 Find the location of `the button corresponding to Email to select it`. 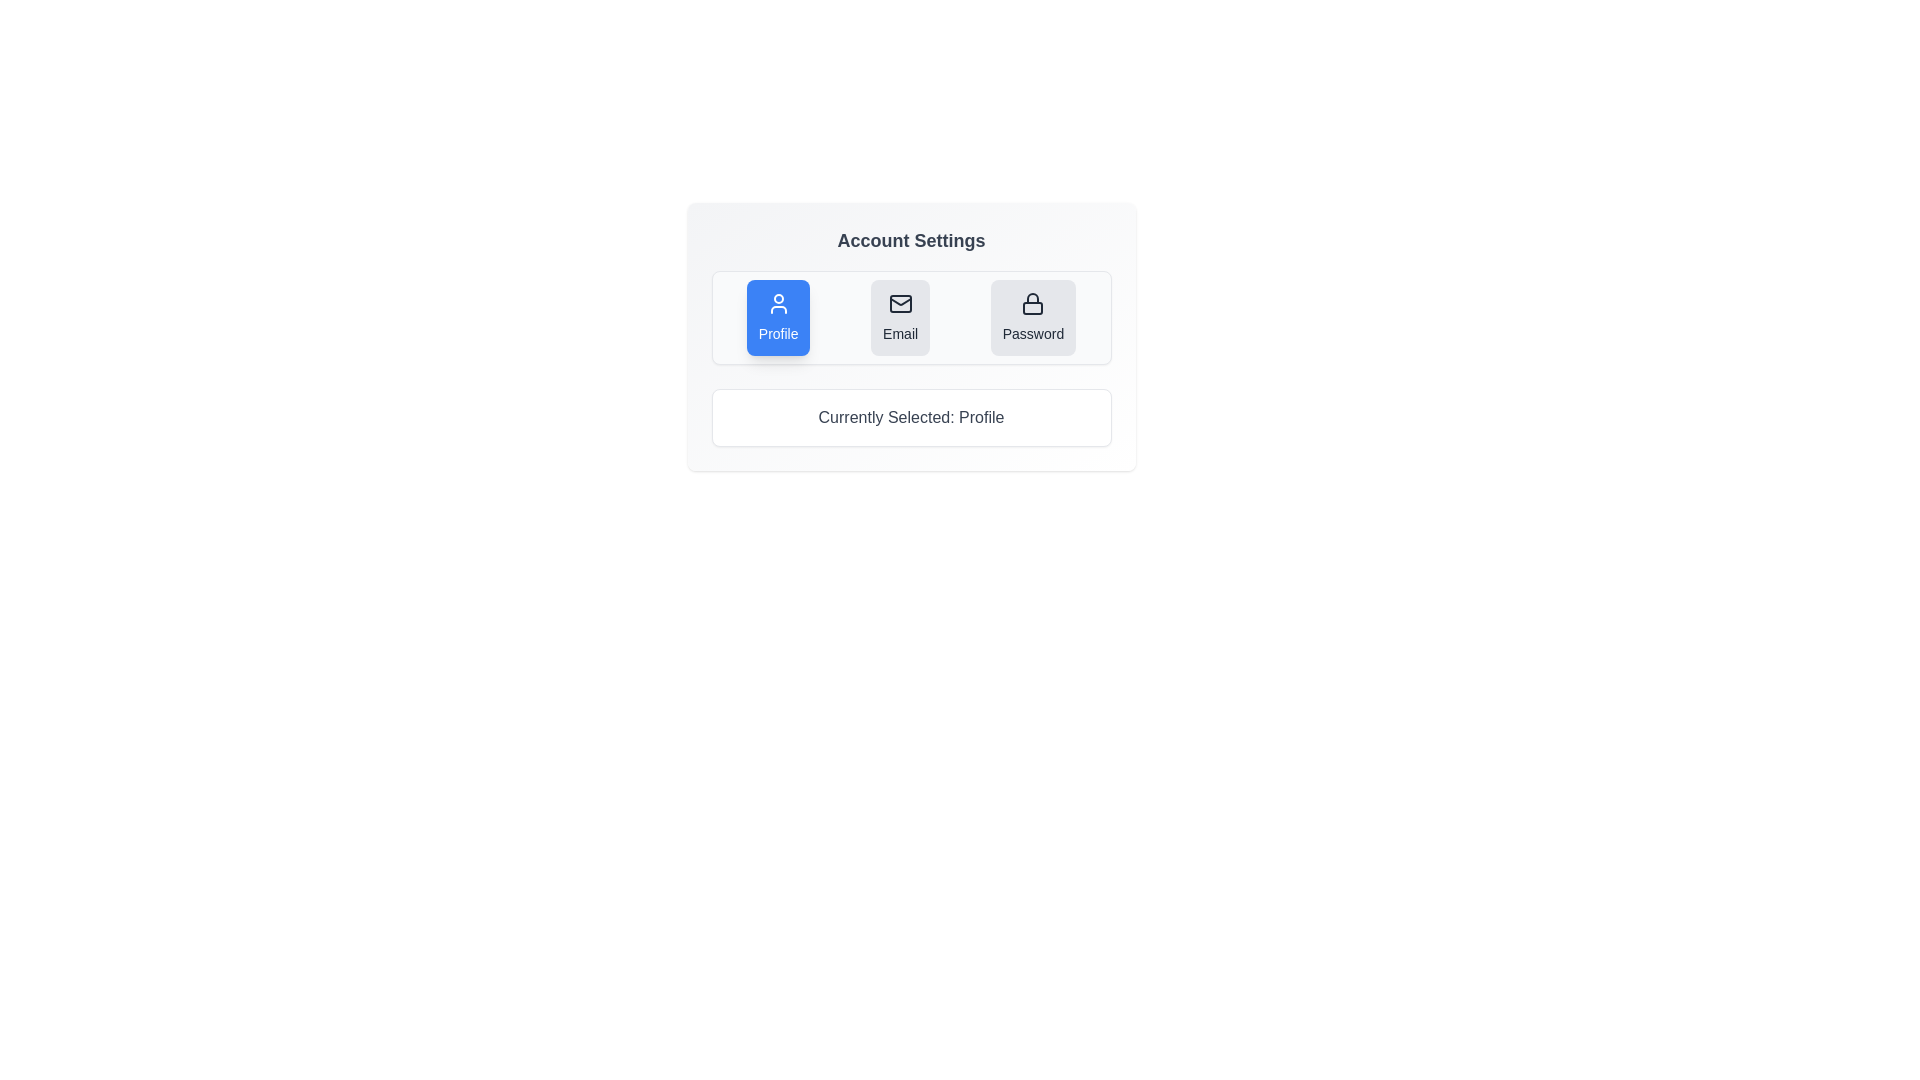

the button corresponding to Email to select it is located at coordinates (899, 316).